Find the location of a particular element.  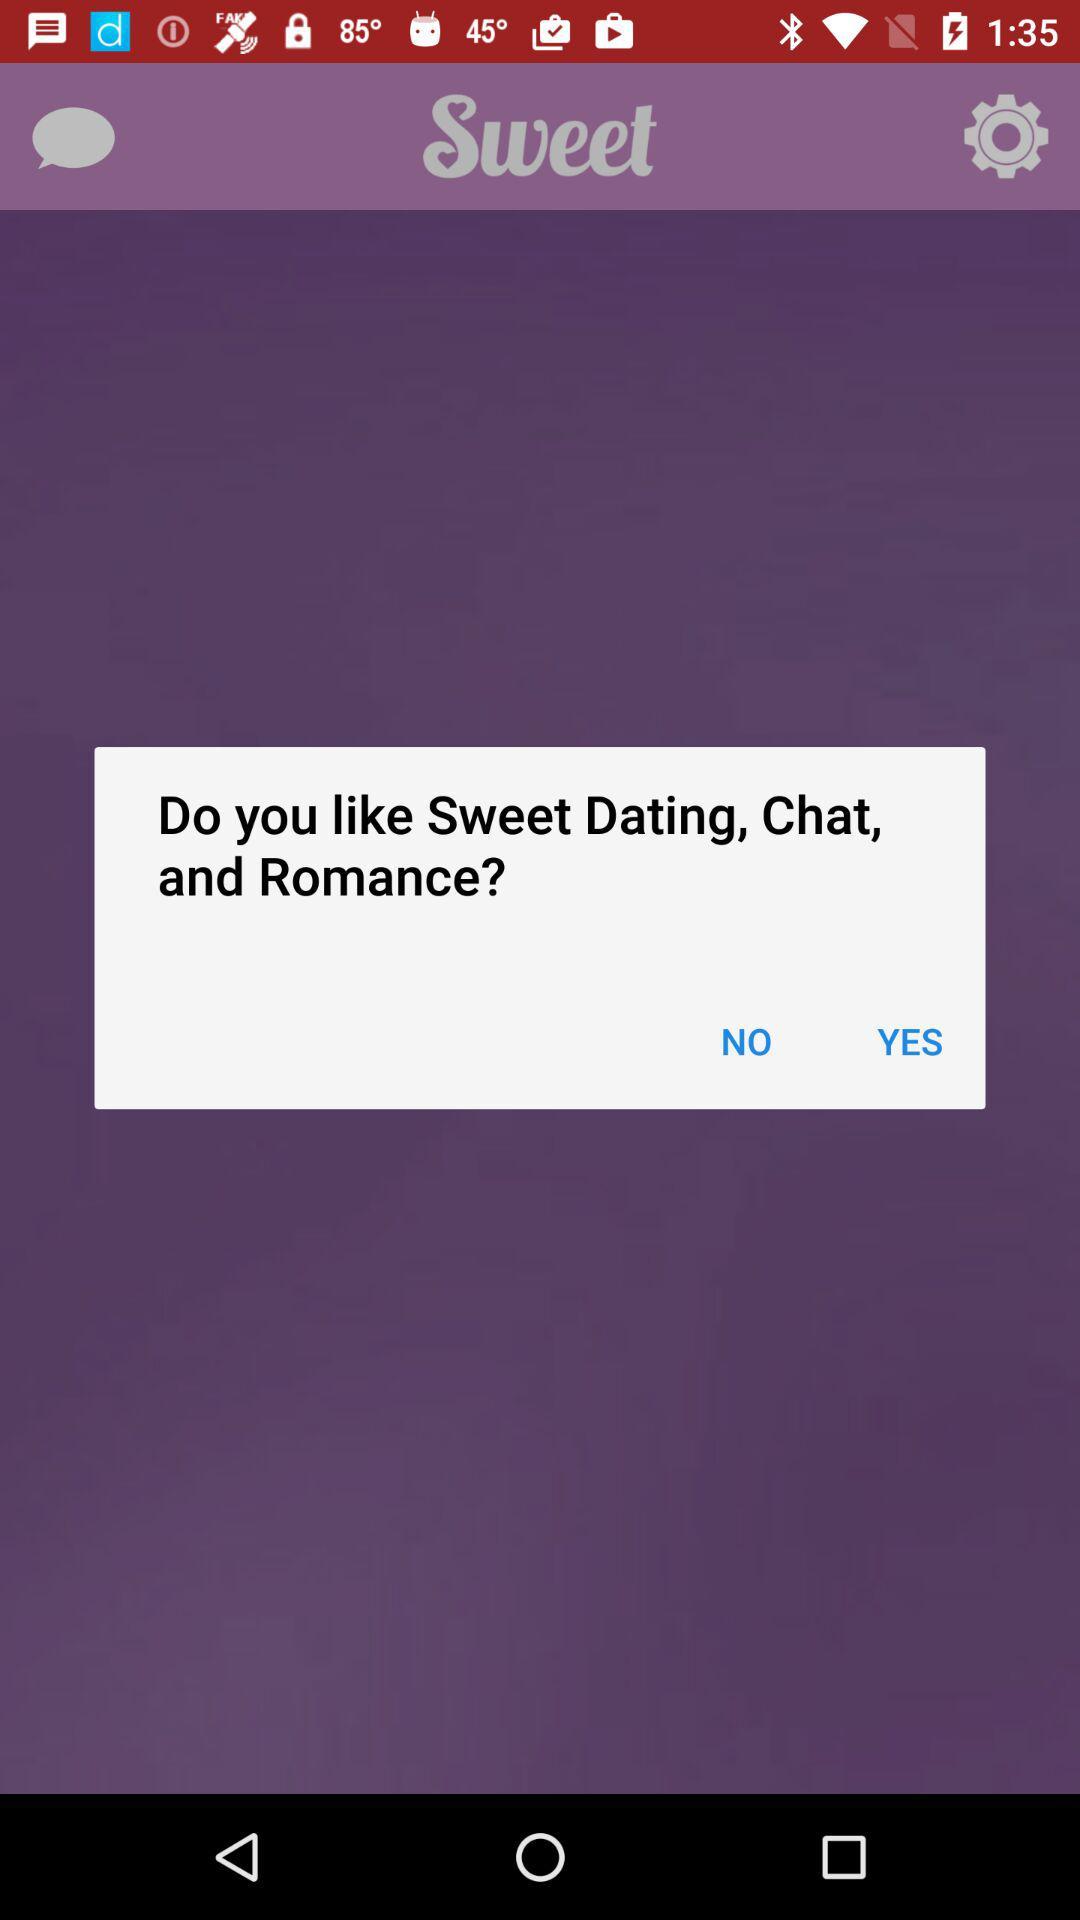

yes item is located at coordinates (910, 1040).